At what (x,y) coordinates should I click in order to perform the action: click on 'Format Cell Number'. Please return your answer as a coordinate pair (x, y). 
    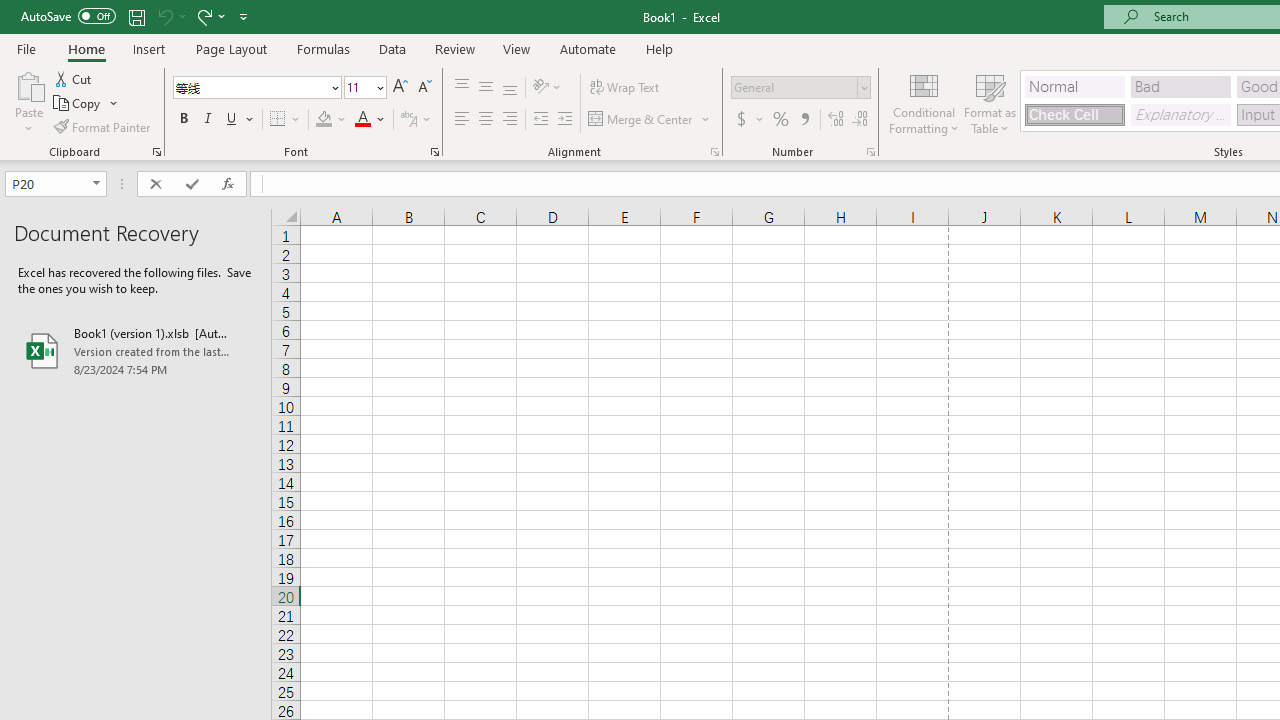
    Looking at the image, I should click on (871, 150).